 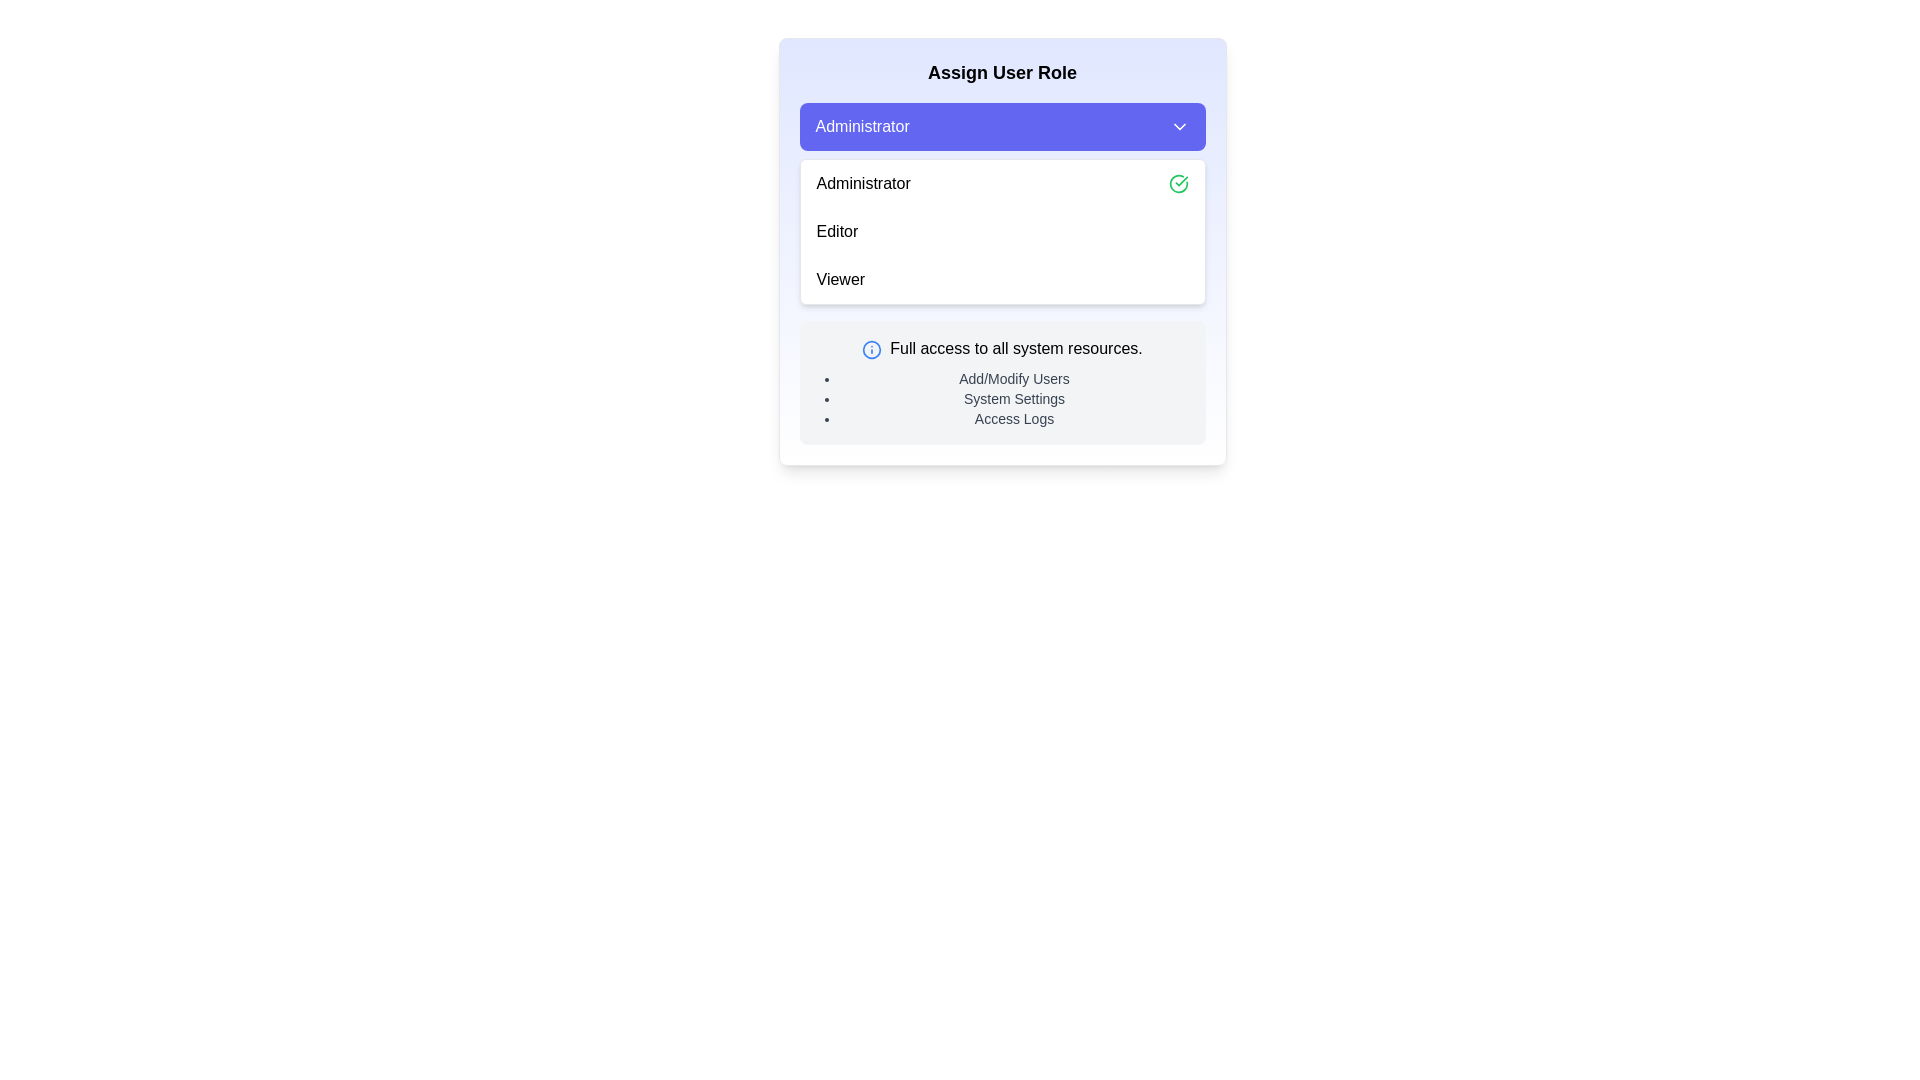 I want to click on the Text label indicating an operation or action related to modifying user settings, which is the first item in the bulleted list under the 'Assign User Role' panel, so click(x=1014, y=378).